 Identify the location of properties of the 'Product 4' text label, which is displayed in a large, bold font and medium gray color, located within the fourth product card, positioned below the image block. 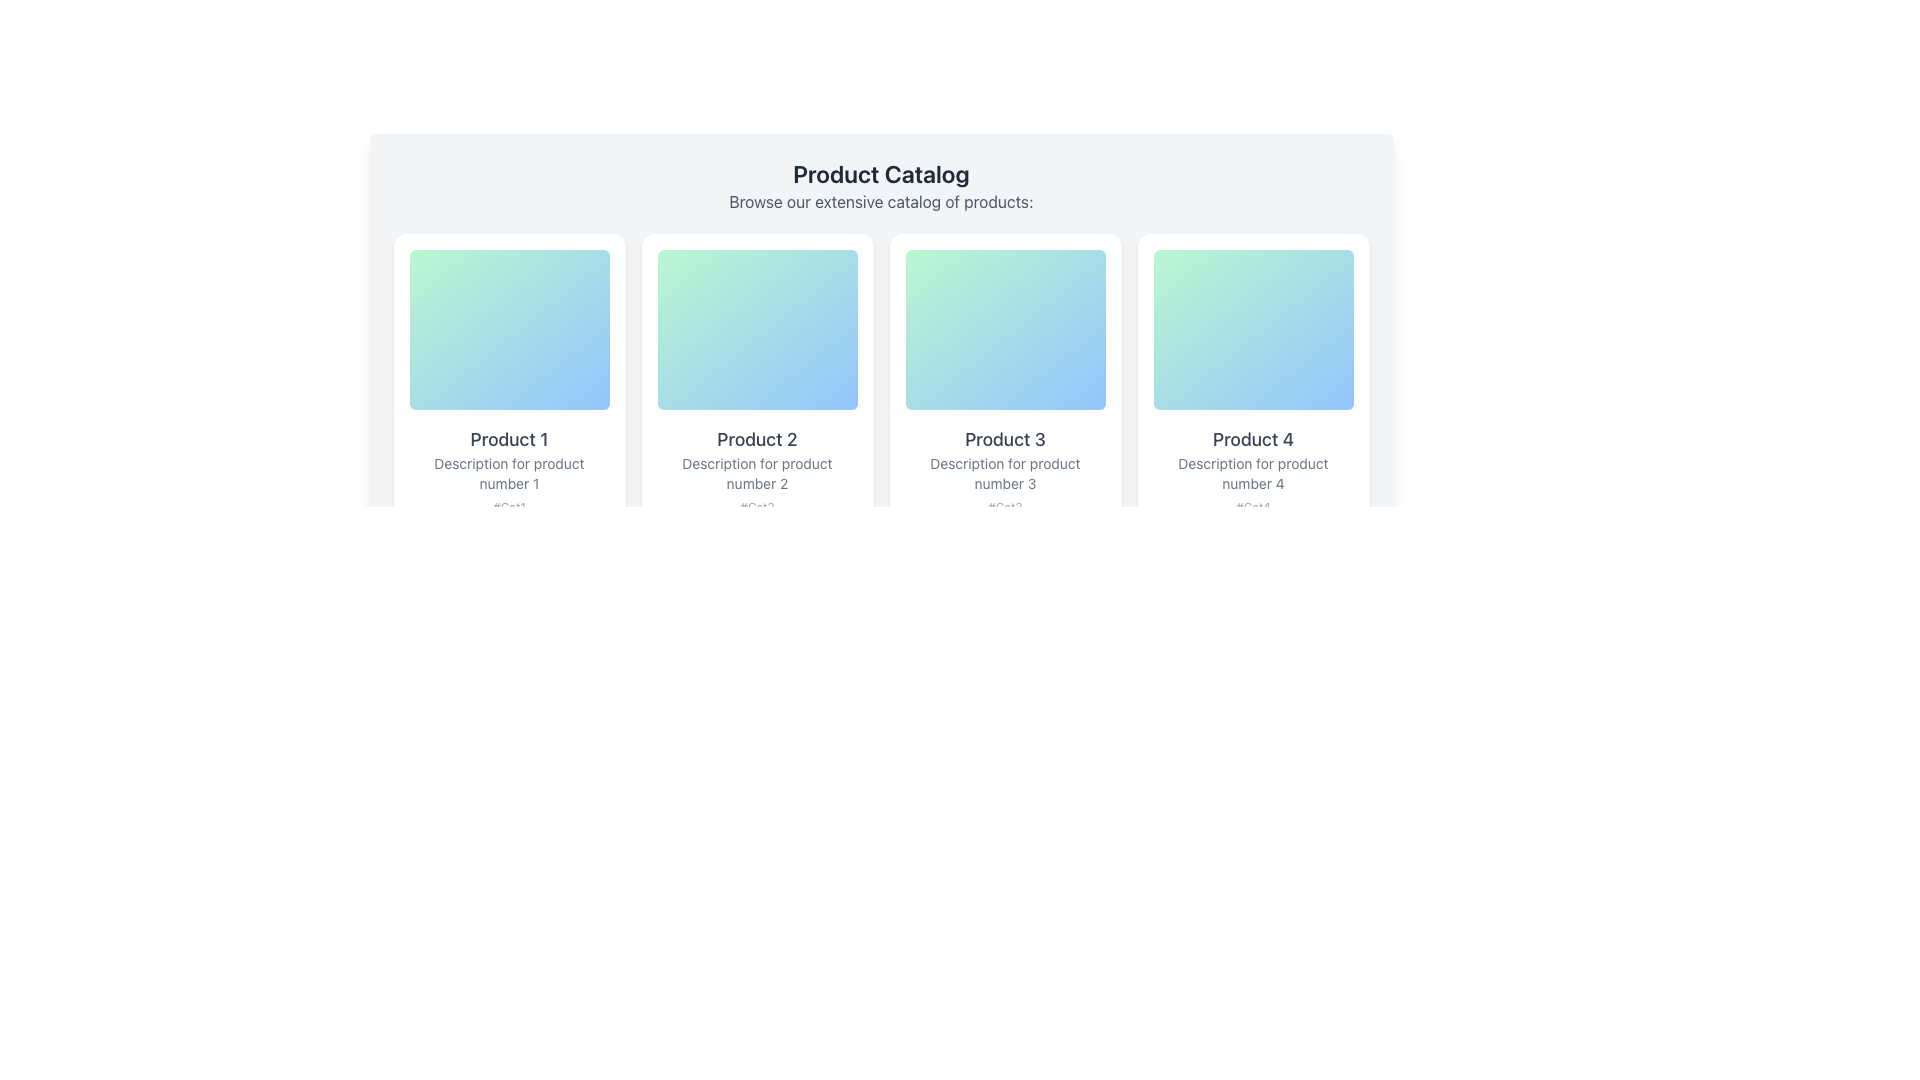
(1252, 438).